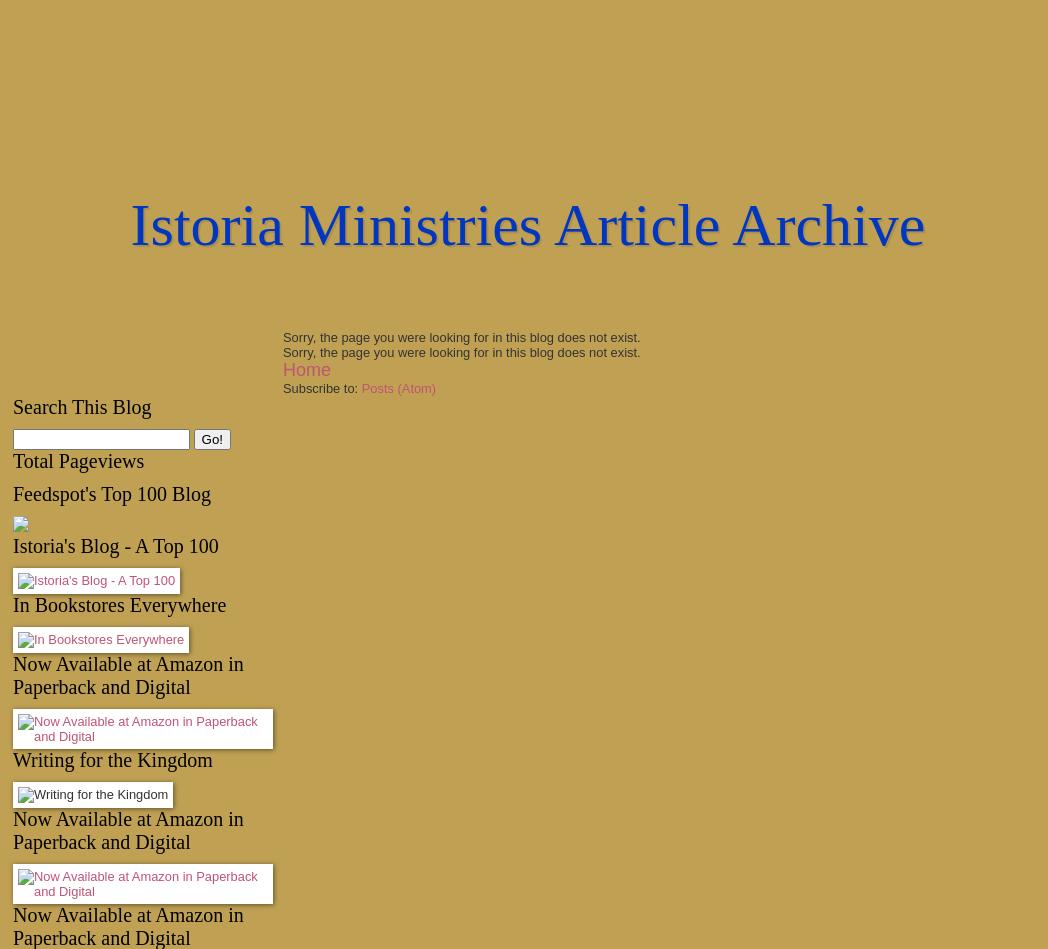 This screenshot has width=1048, height=949. I want to click on 'Home', so click(305, 370).